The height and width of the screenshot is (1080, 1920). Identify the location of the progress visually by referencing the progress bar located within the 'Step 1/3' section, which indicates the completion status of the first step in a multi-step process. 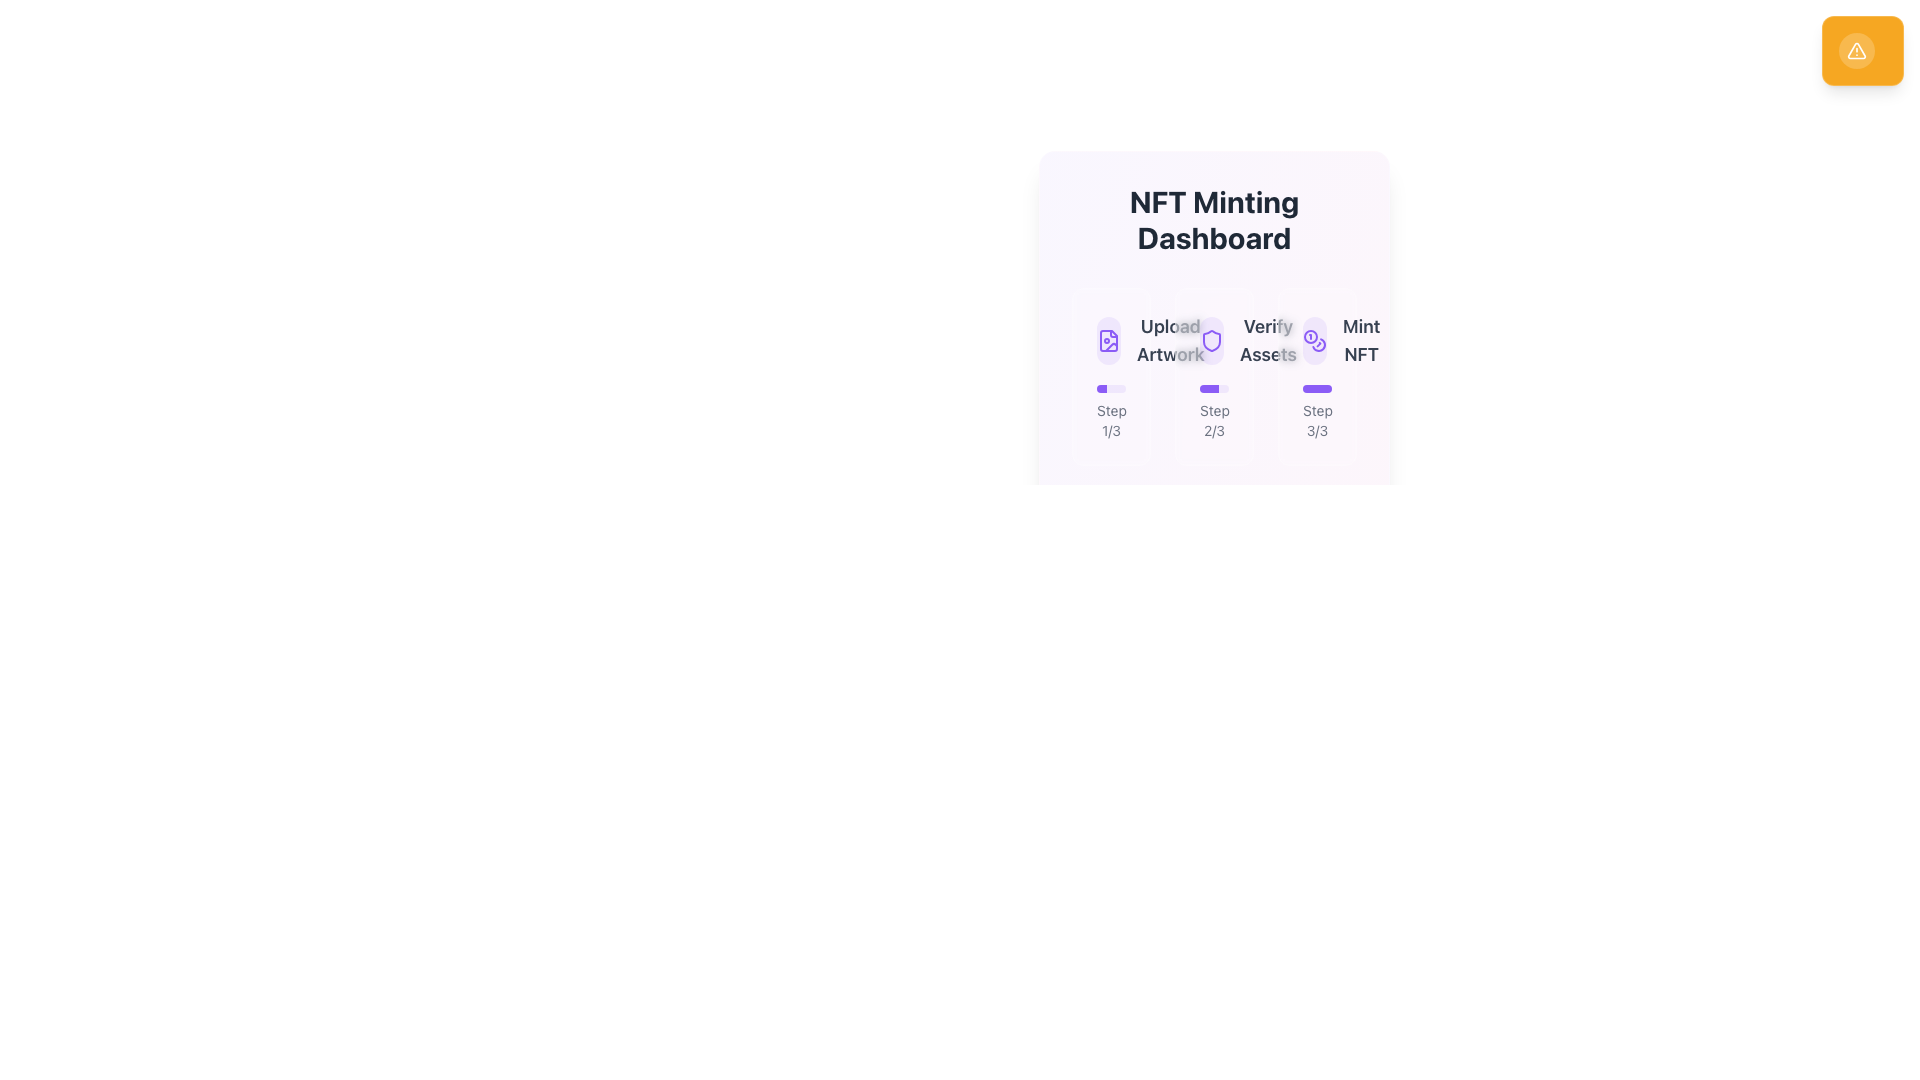
(1110, 389).